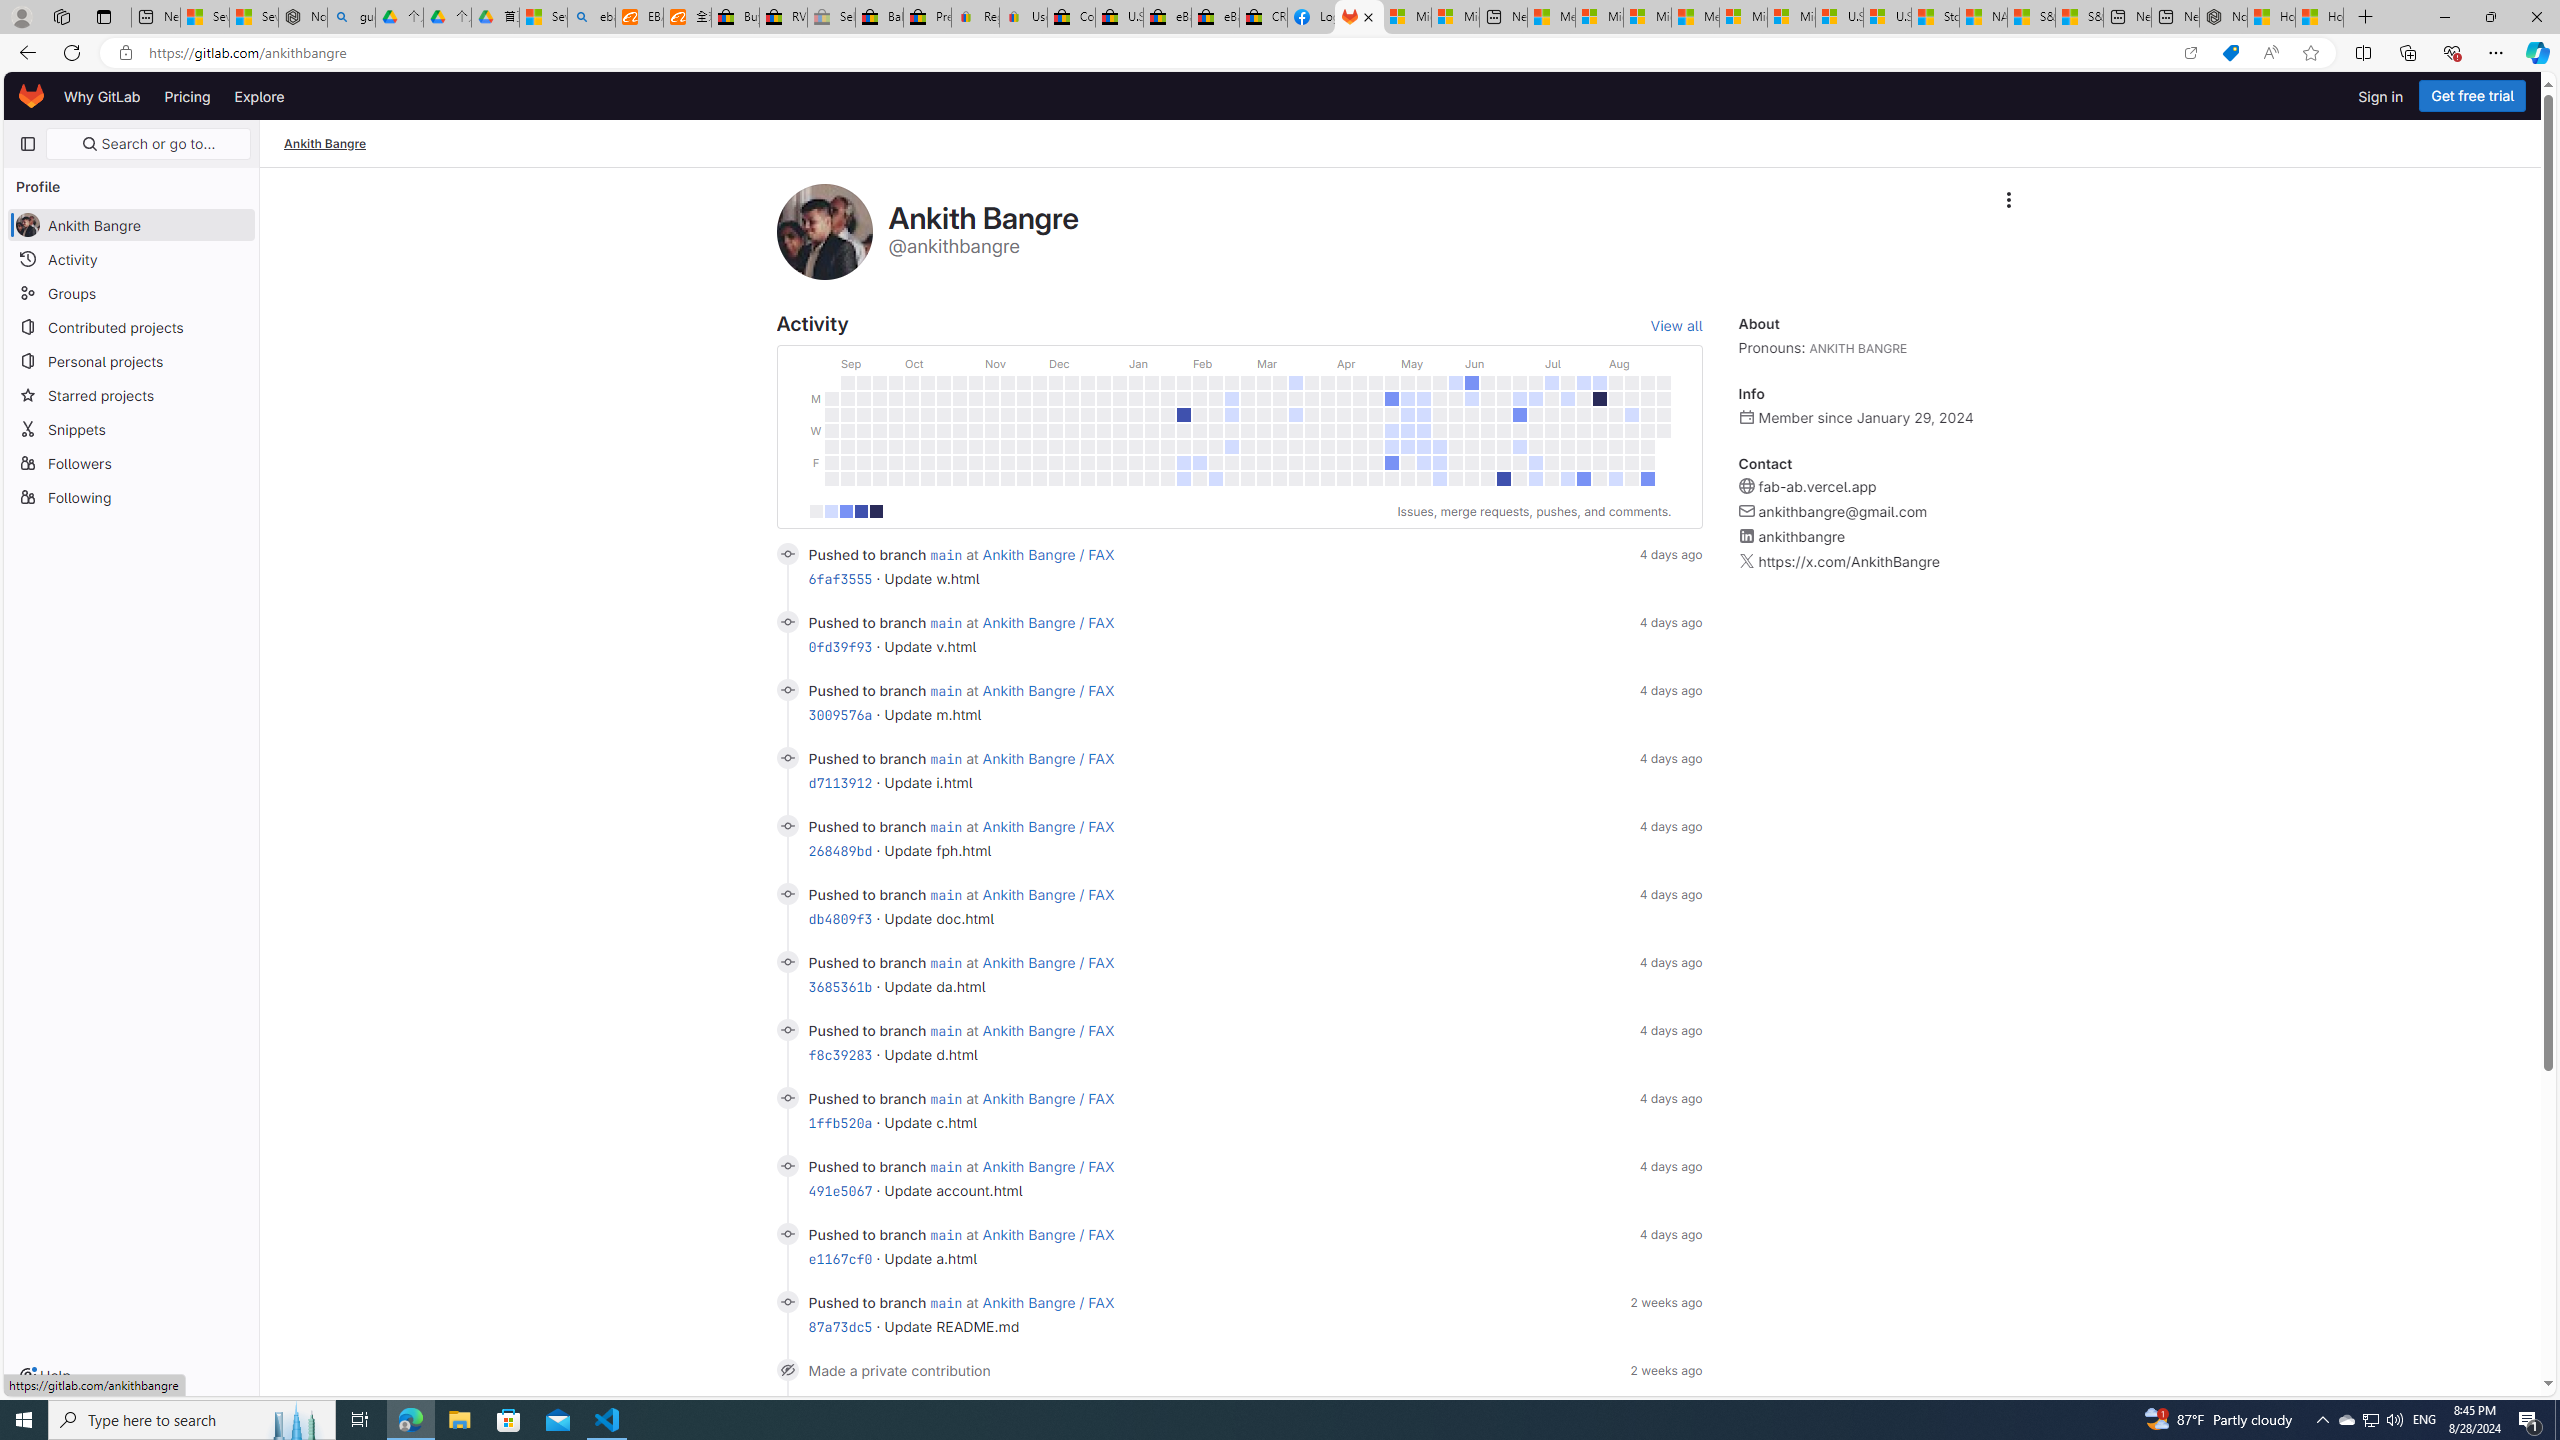 This screenshot has height=1440, width=2560. I want to click on 'Explore', so click(257, 95).